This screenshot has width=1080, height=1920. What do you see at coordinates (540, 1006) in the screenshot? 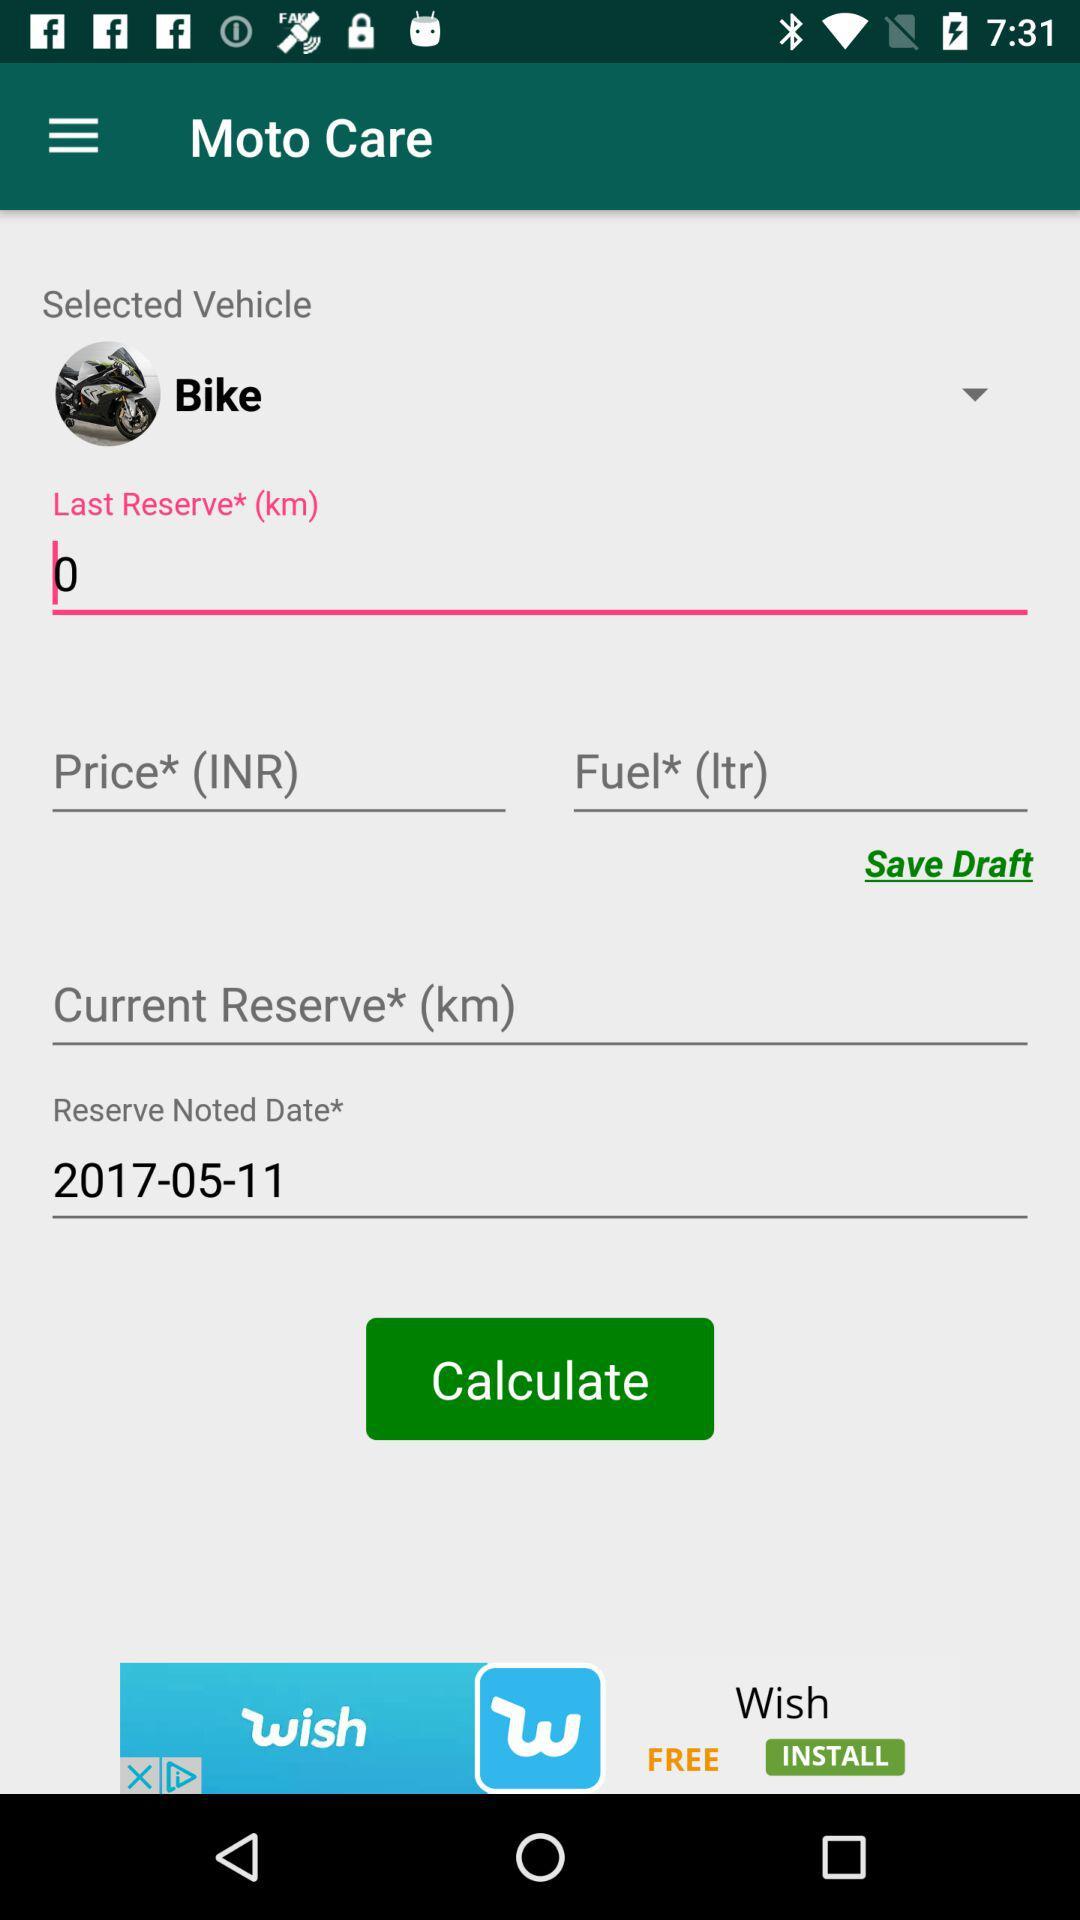
I see `open current reserve text box` at bounding box center [540, 1006].